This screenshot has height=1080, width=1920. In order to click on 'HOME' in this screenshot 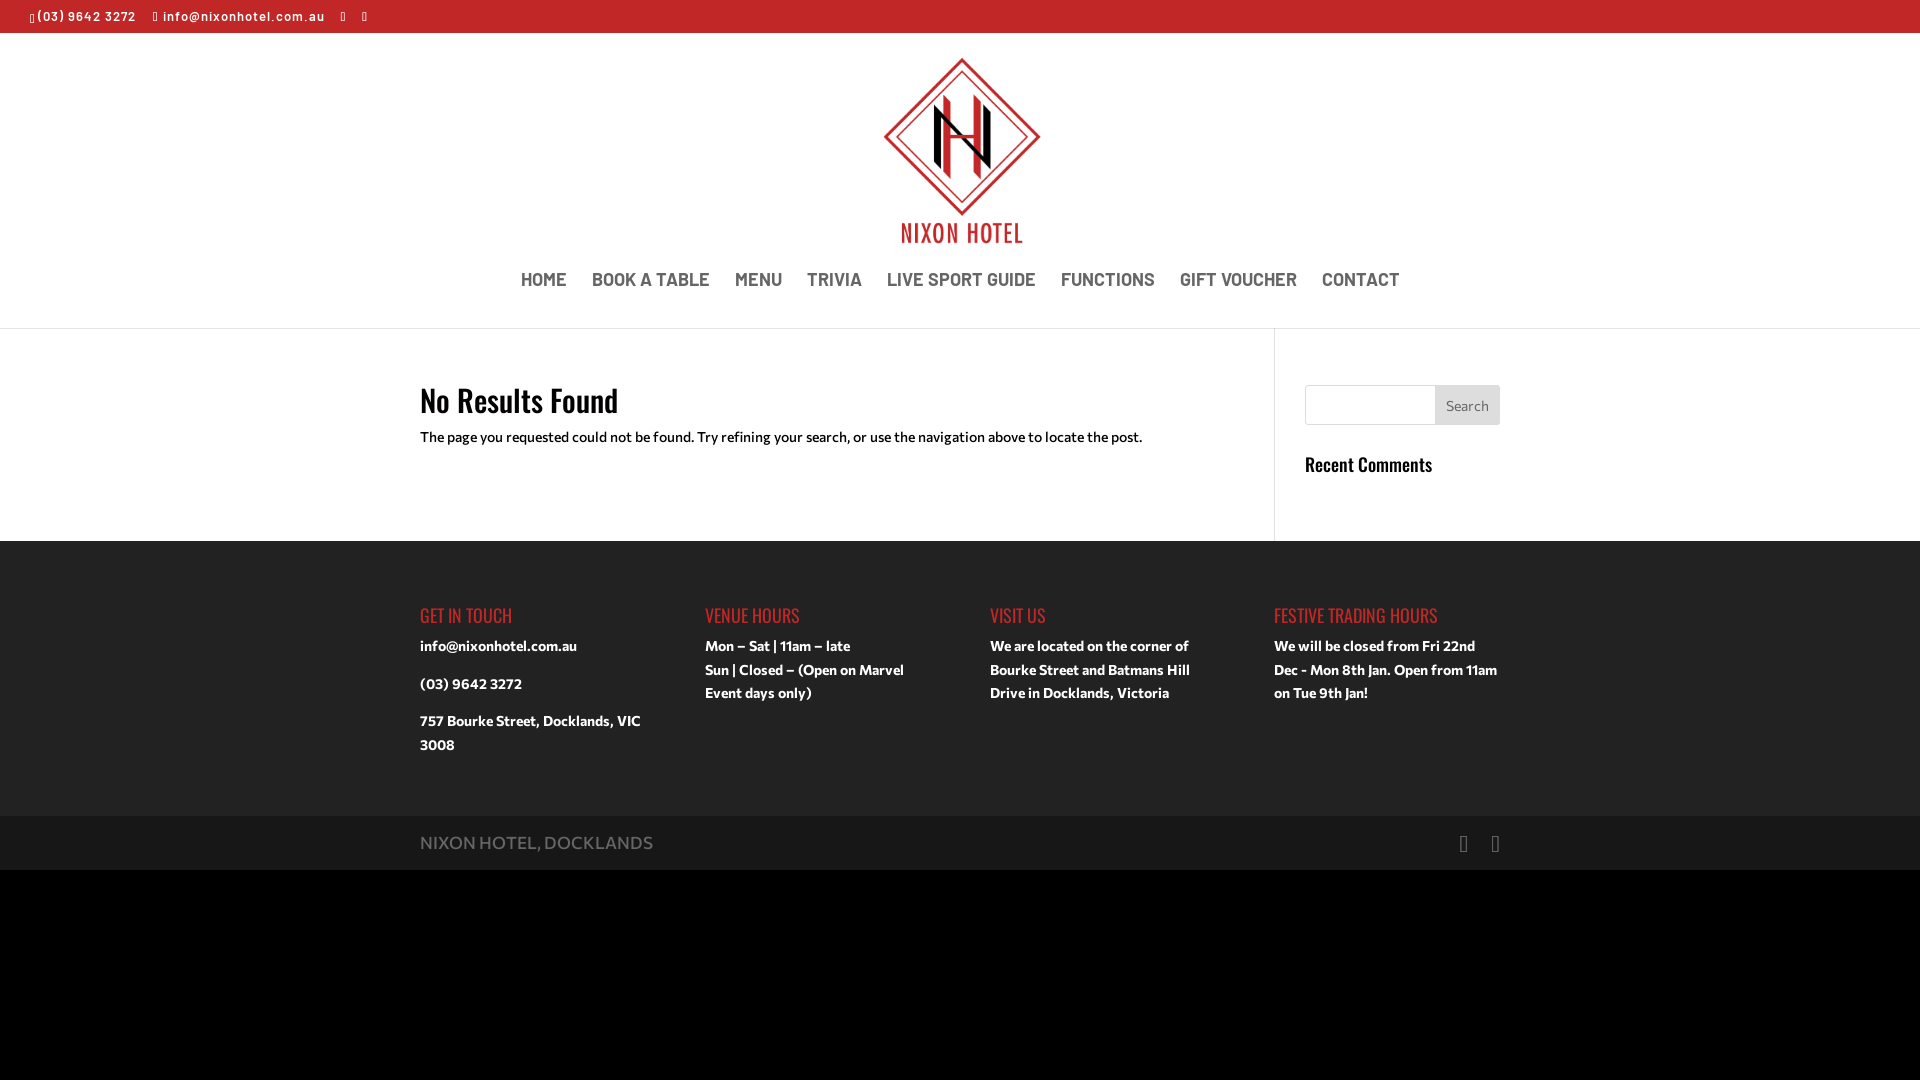, I will do `click(542, 300)`.